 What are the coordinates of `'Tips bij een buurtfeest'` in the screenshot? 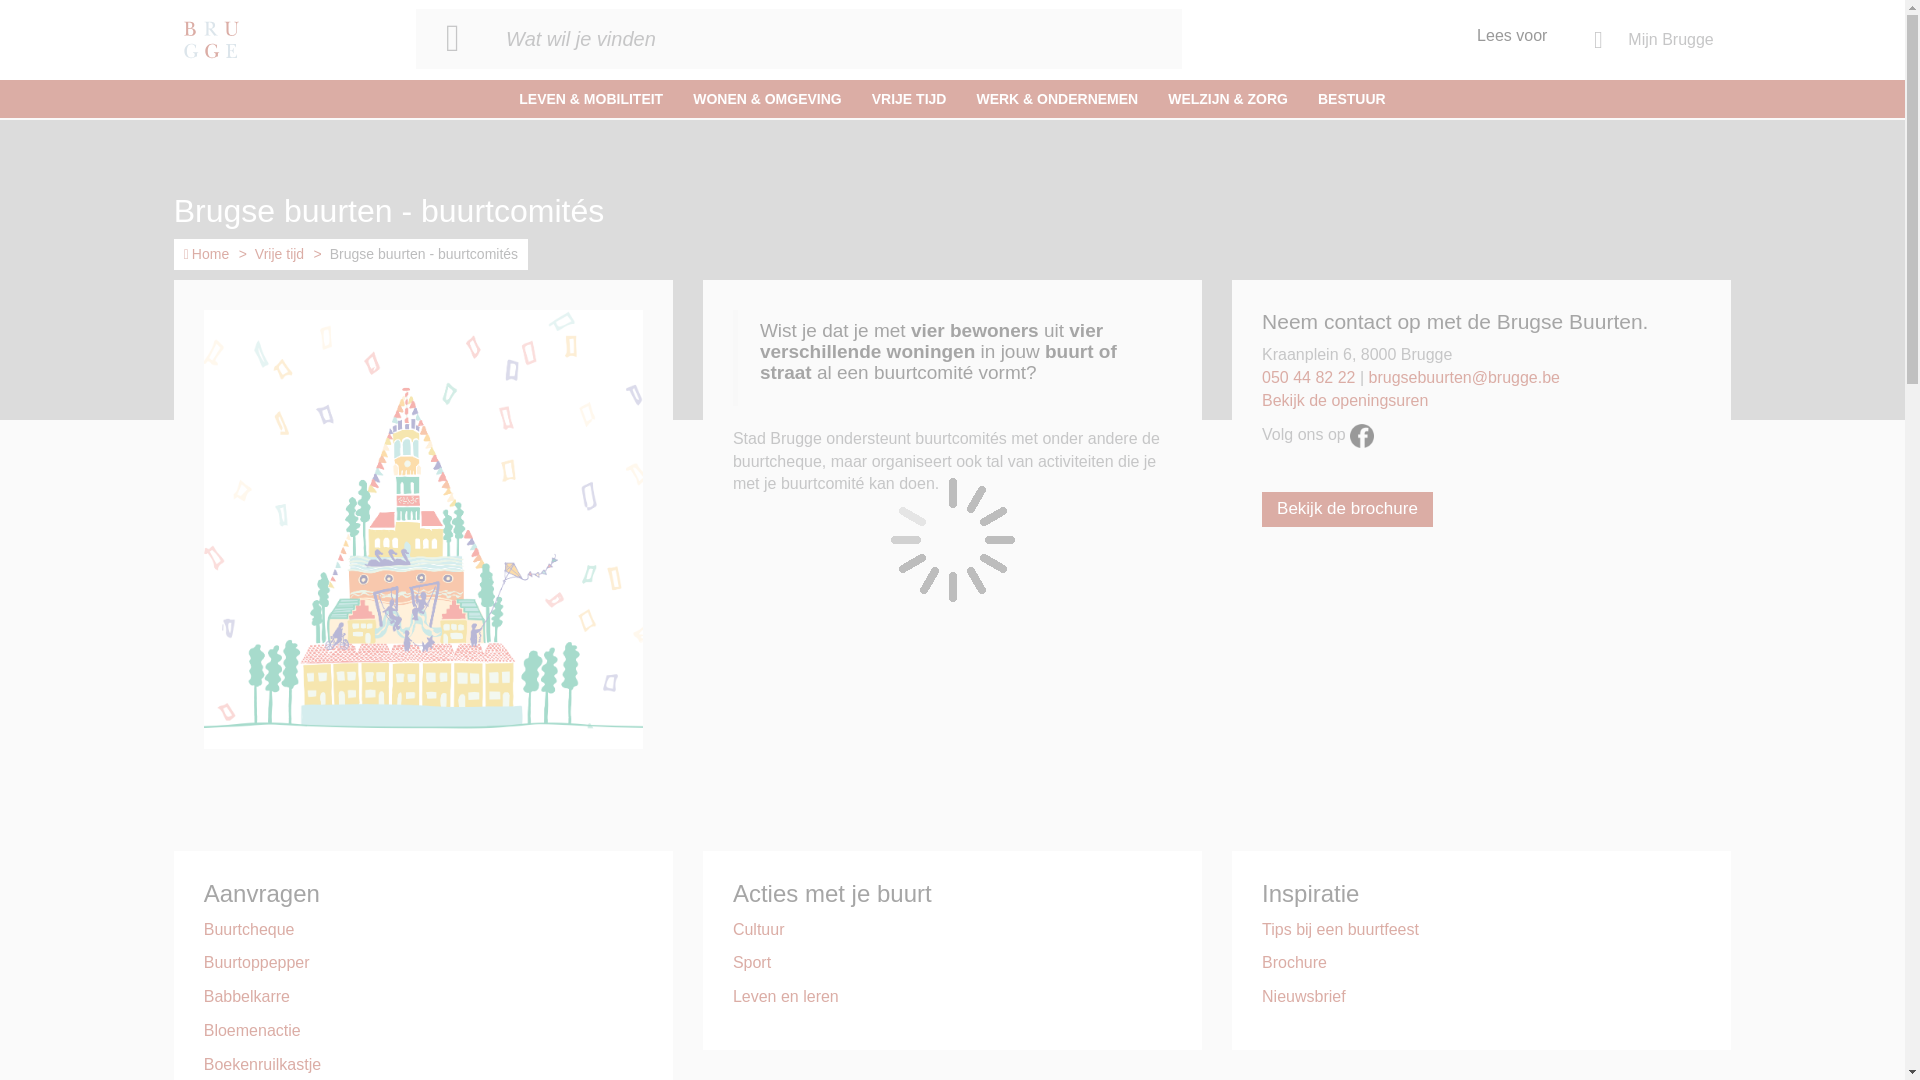 It's located at (1340, 929).